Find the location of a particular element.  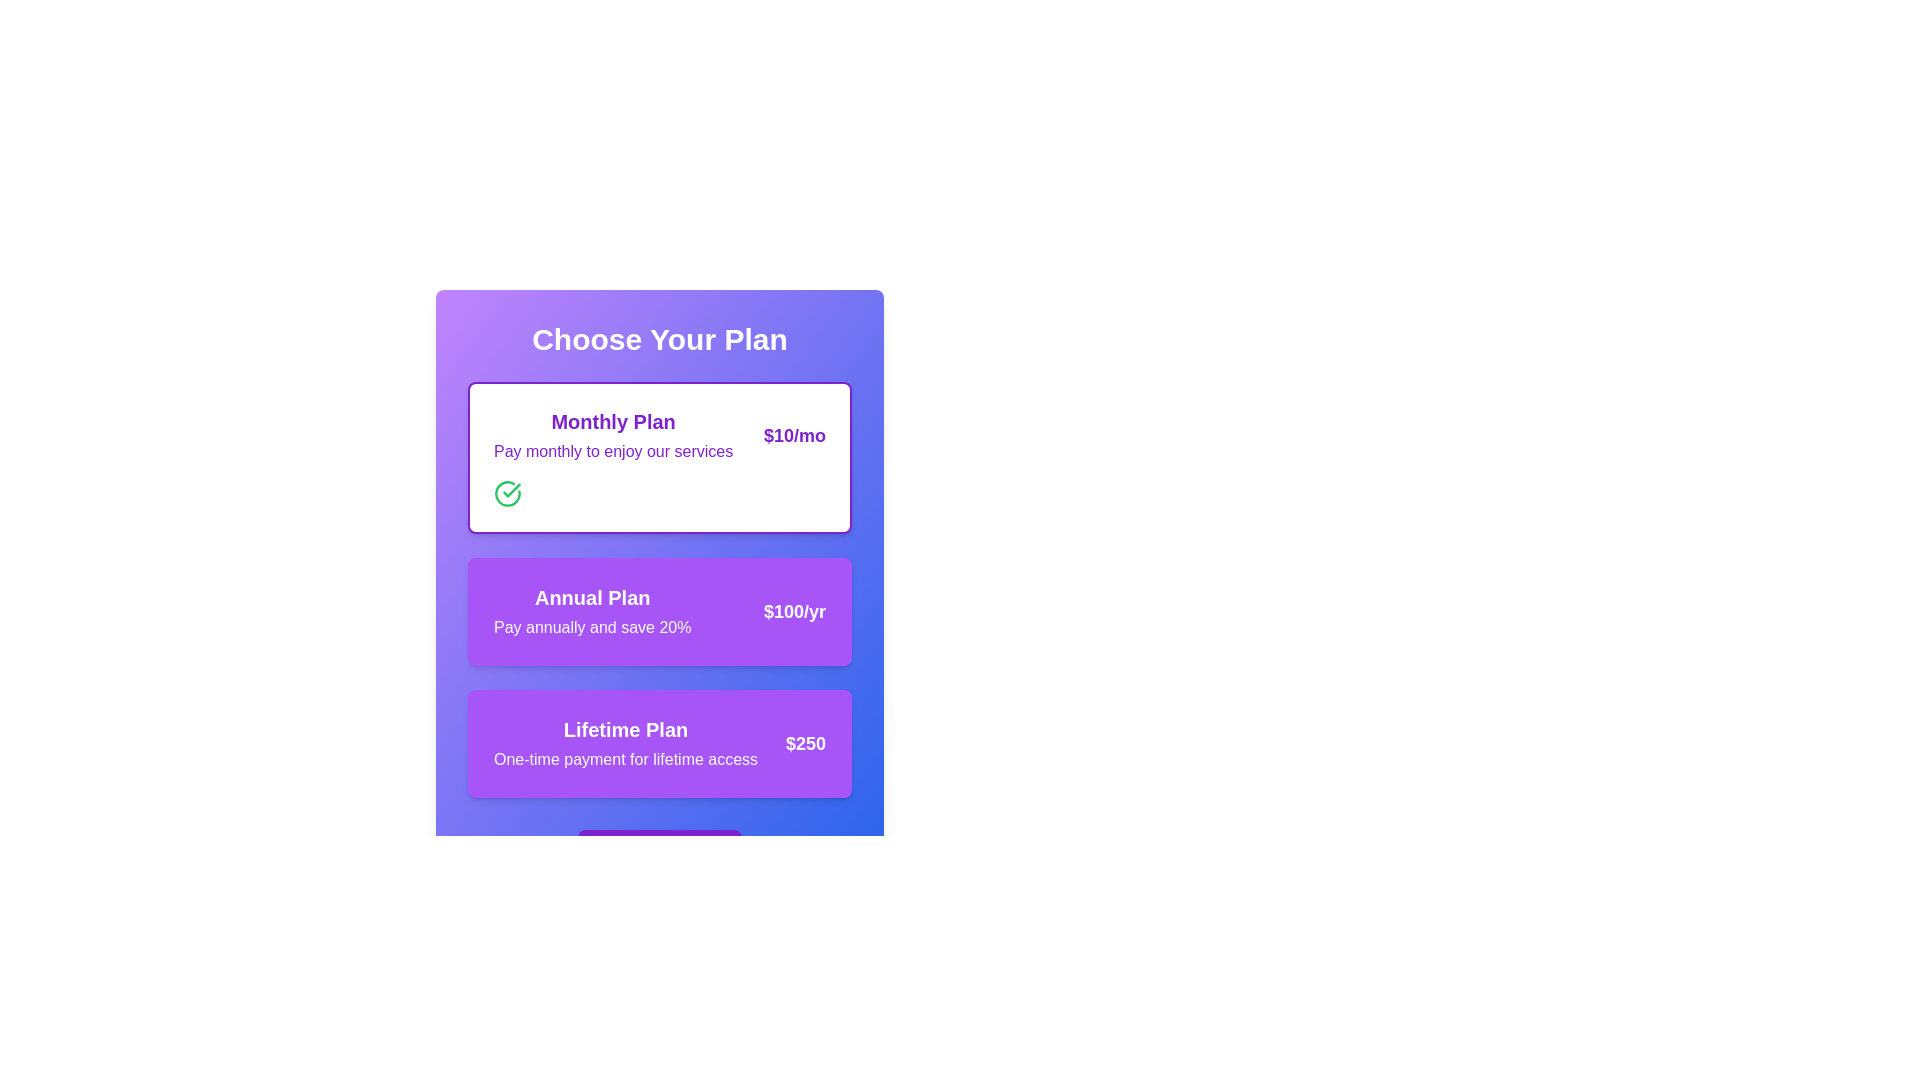

text label displaying 'Pay annually and save 20%' located beneath the 'Annual Plan' title in the Annual Plan section is located at coordinates (591, 627).